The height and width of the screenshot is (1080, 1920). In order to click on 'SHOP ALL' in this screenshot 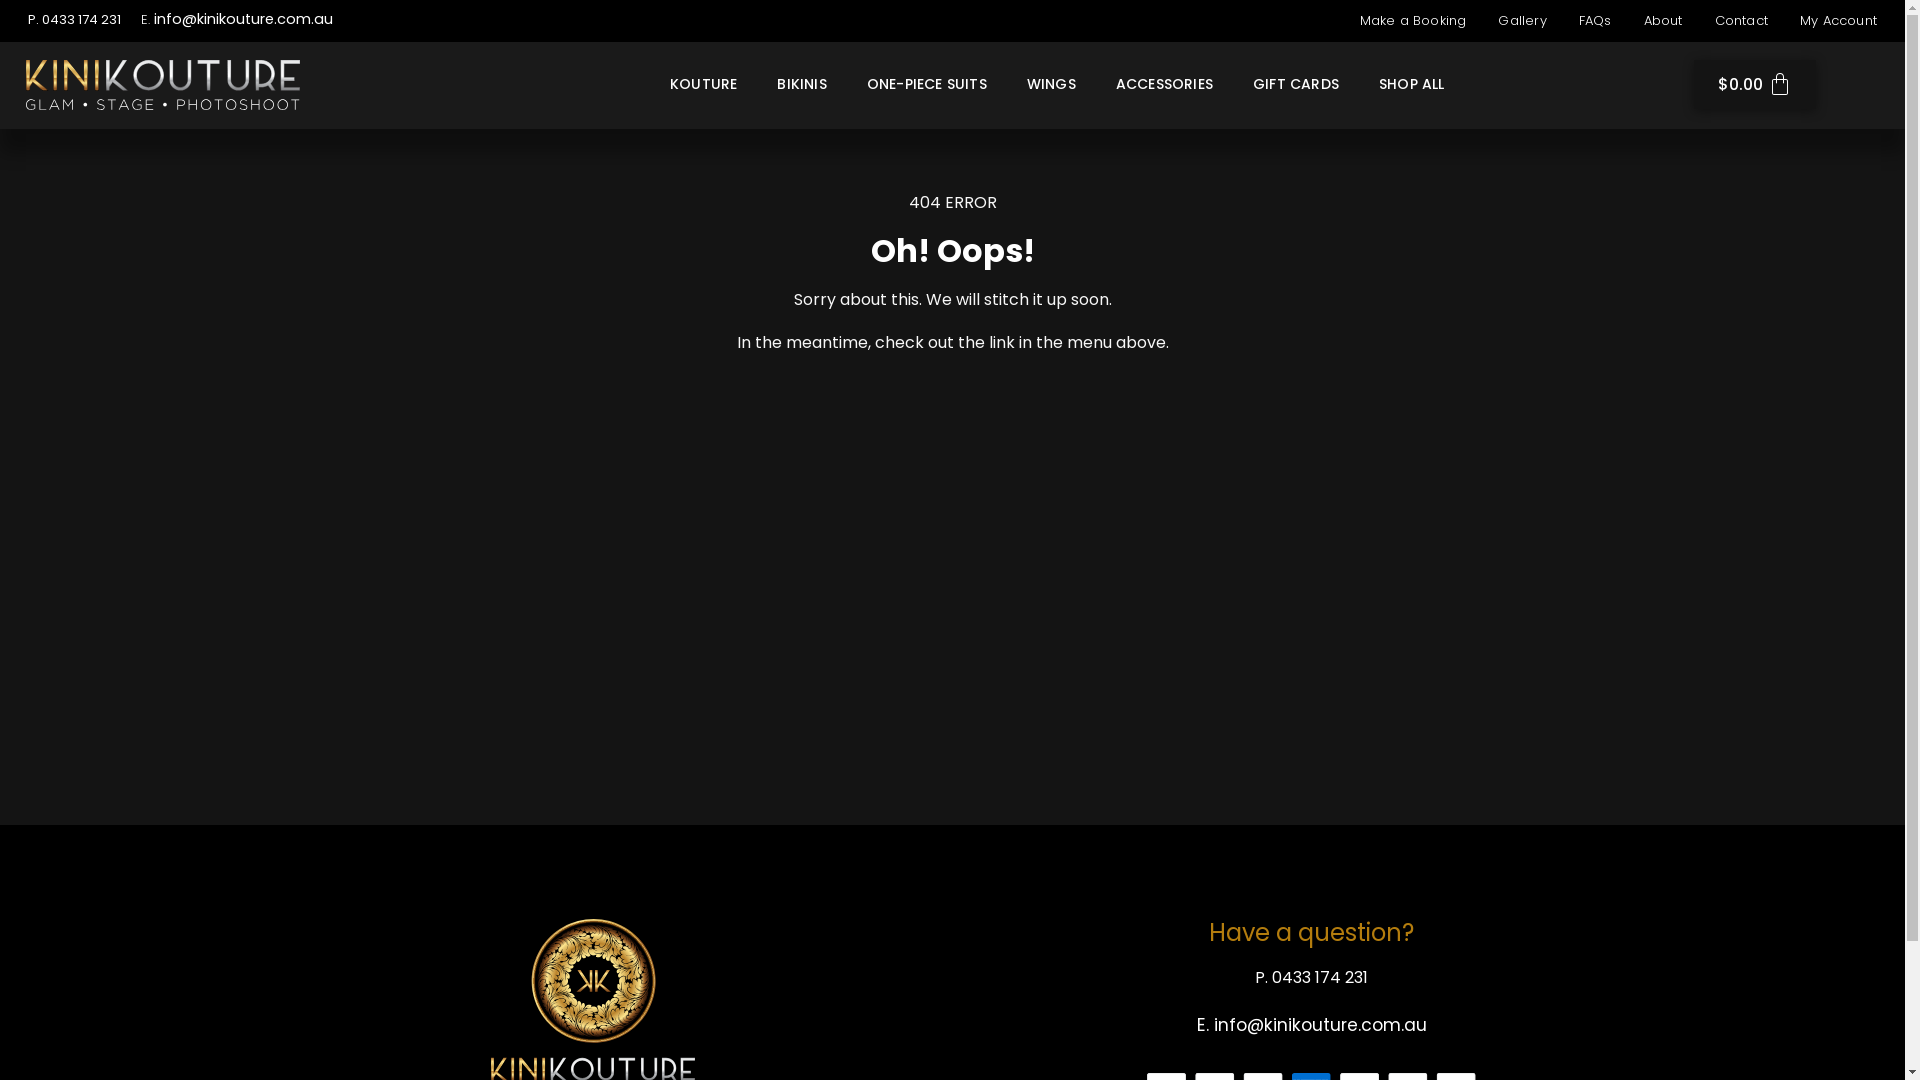, I will do `click(1410, 83)`.